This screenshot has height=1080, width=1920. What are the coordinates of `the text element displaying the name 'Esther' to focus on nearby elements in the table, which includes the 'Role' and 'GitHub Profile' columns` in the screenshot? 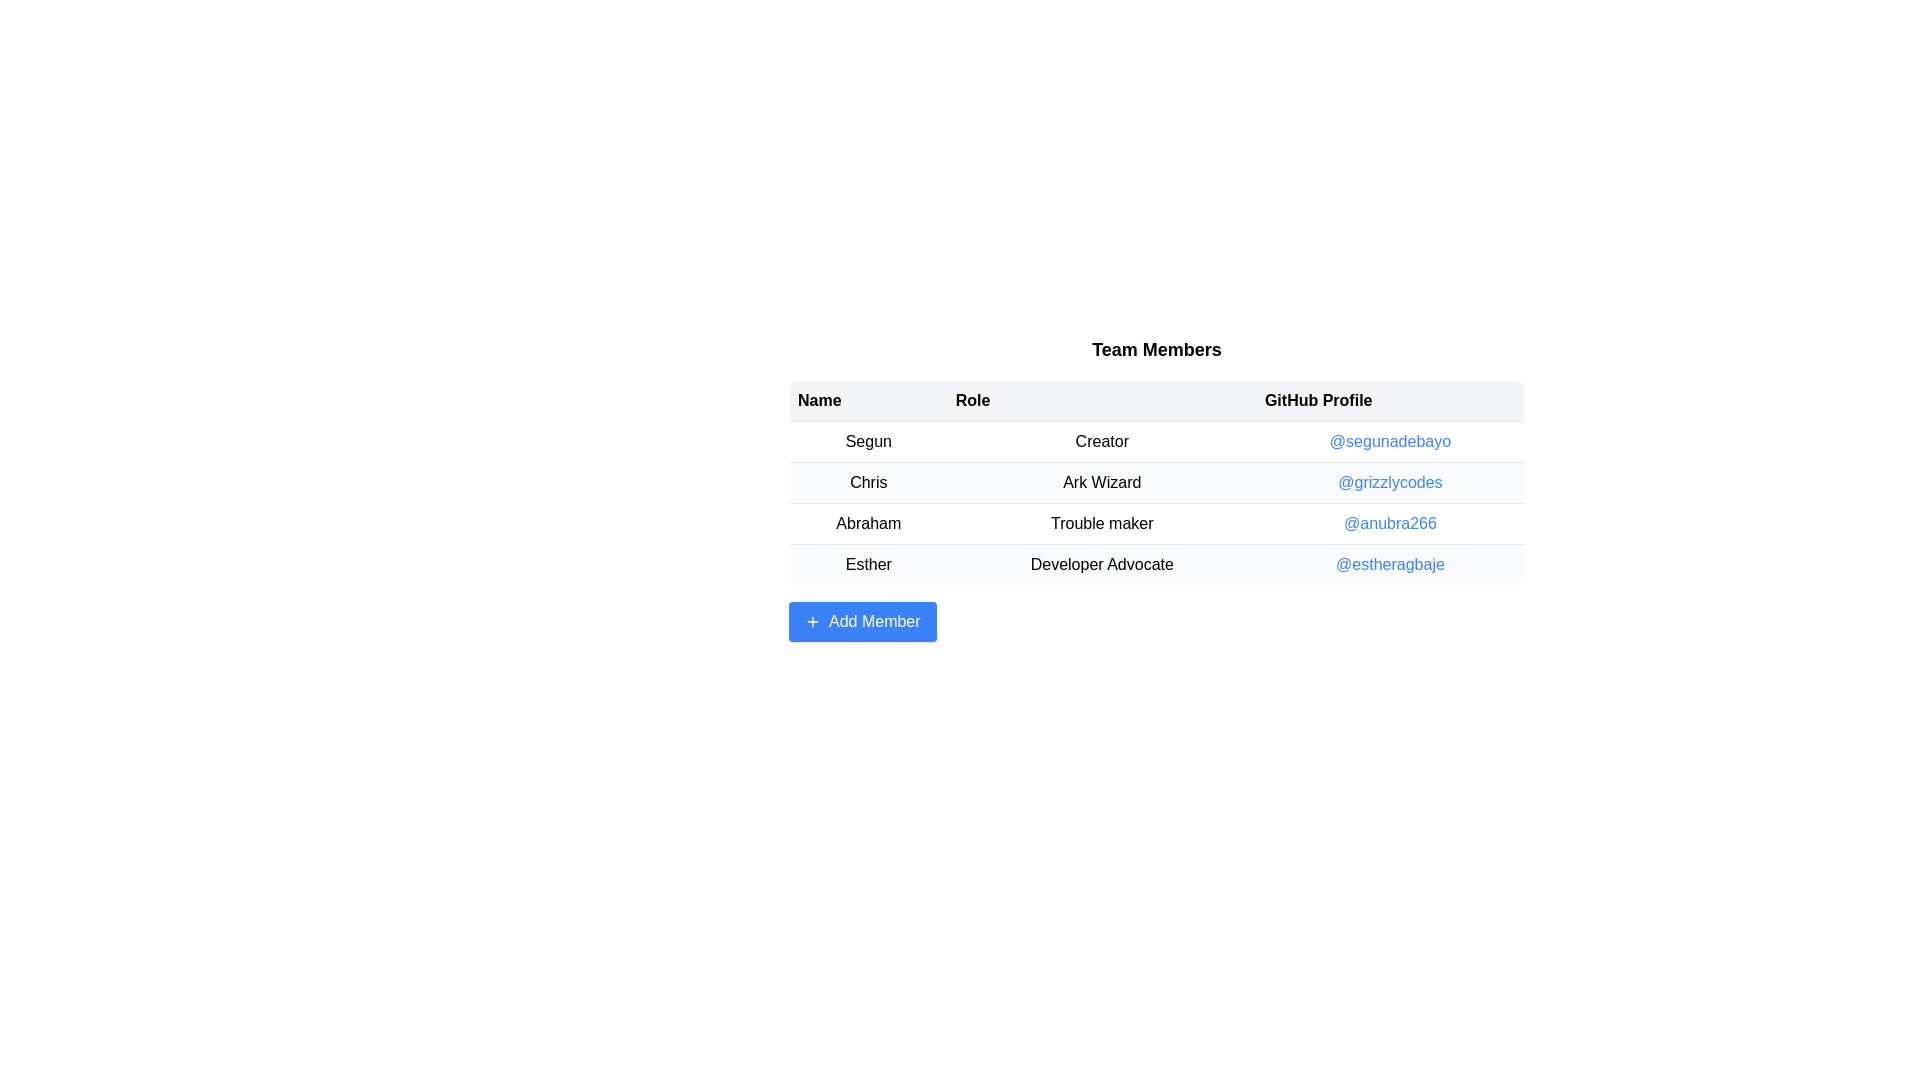 It's located at (868, 564).